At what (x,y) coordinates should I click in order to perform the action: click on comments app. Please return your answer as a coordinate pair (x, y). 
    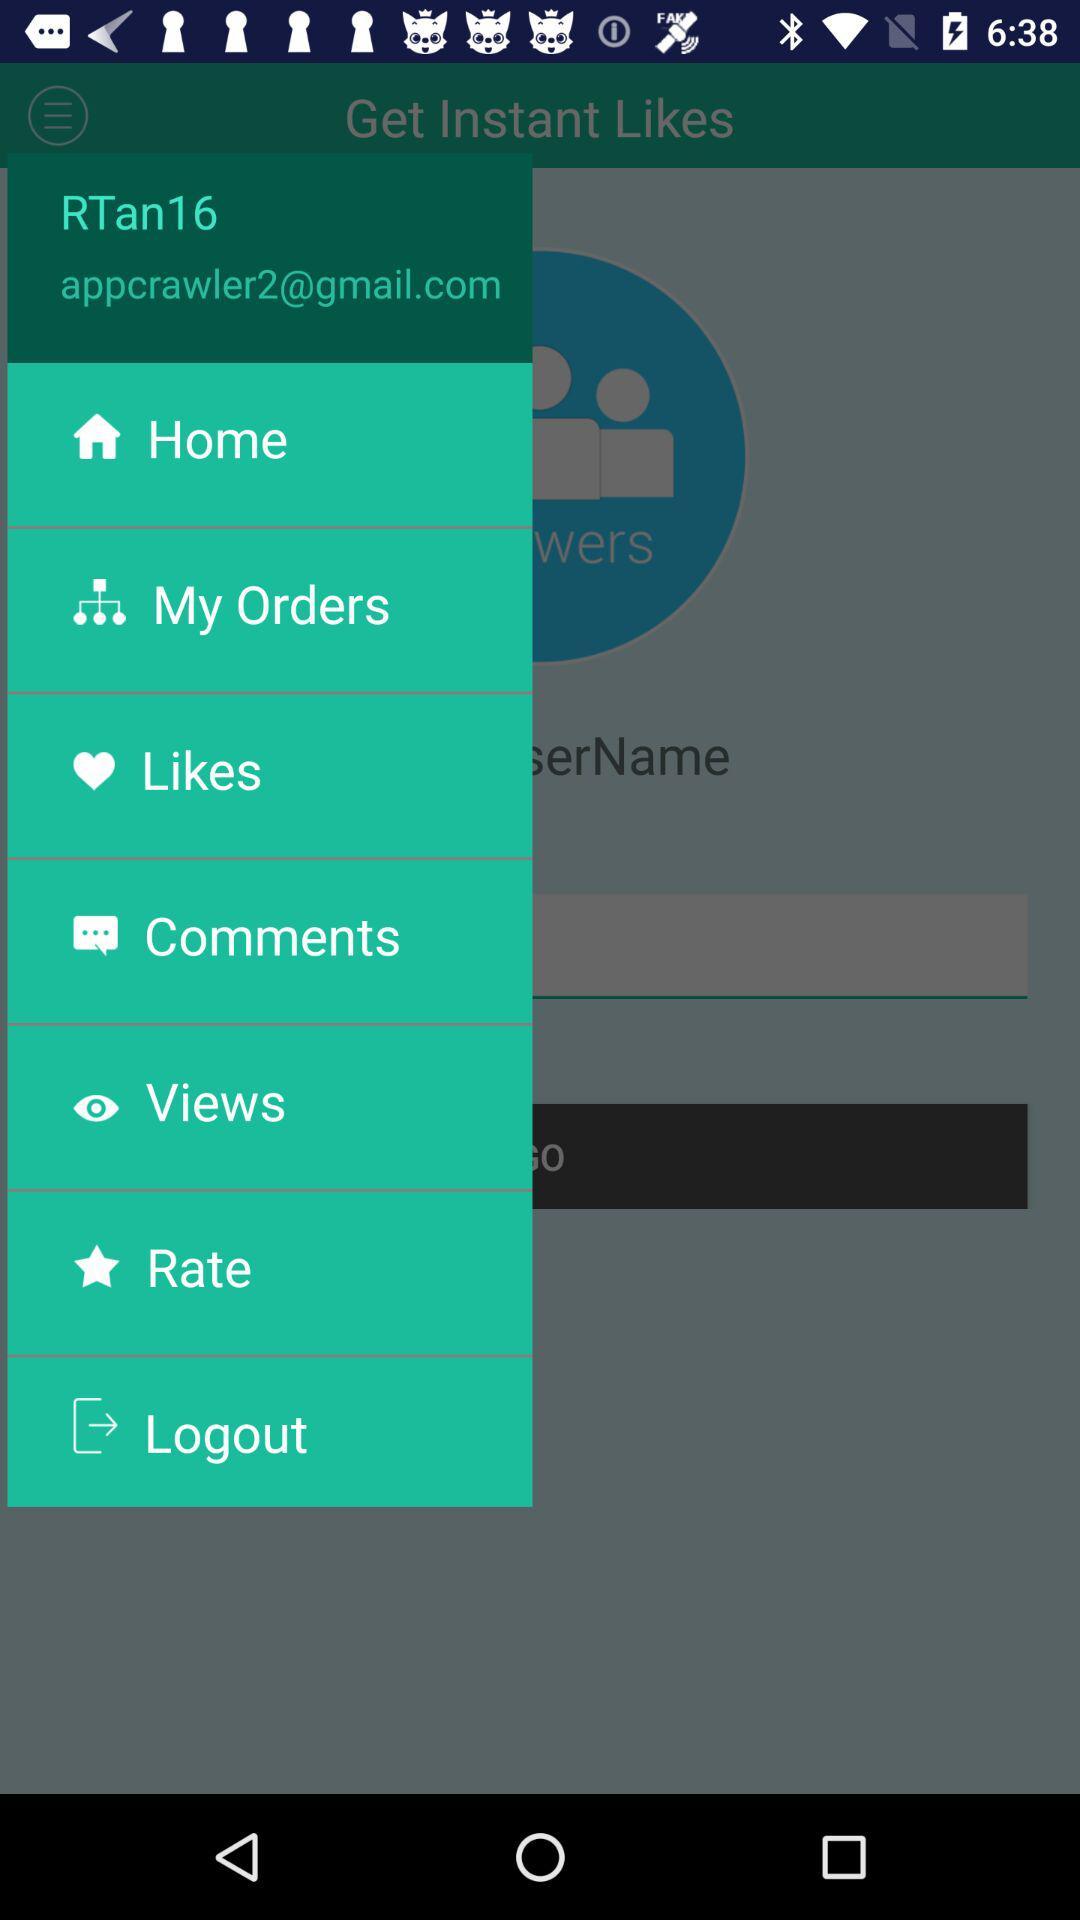
    Looking at the image, I should click on (272, 933).